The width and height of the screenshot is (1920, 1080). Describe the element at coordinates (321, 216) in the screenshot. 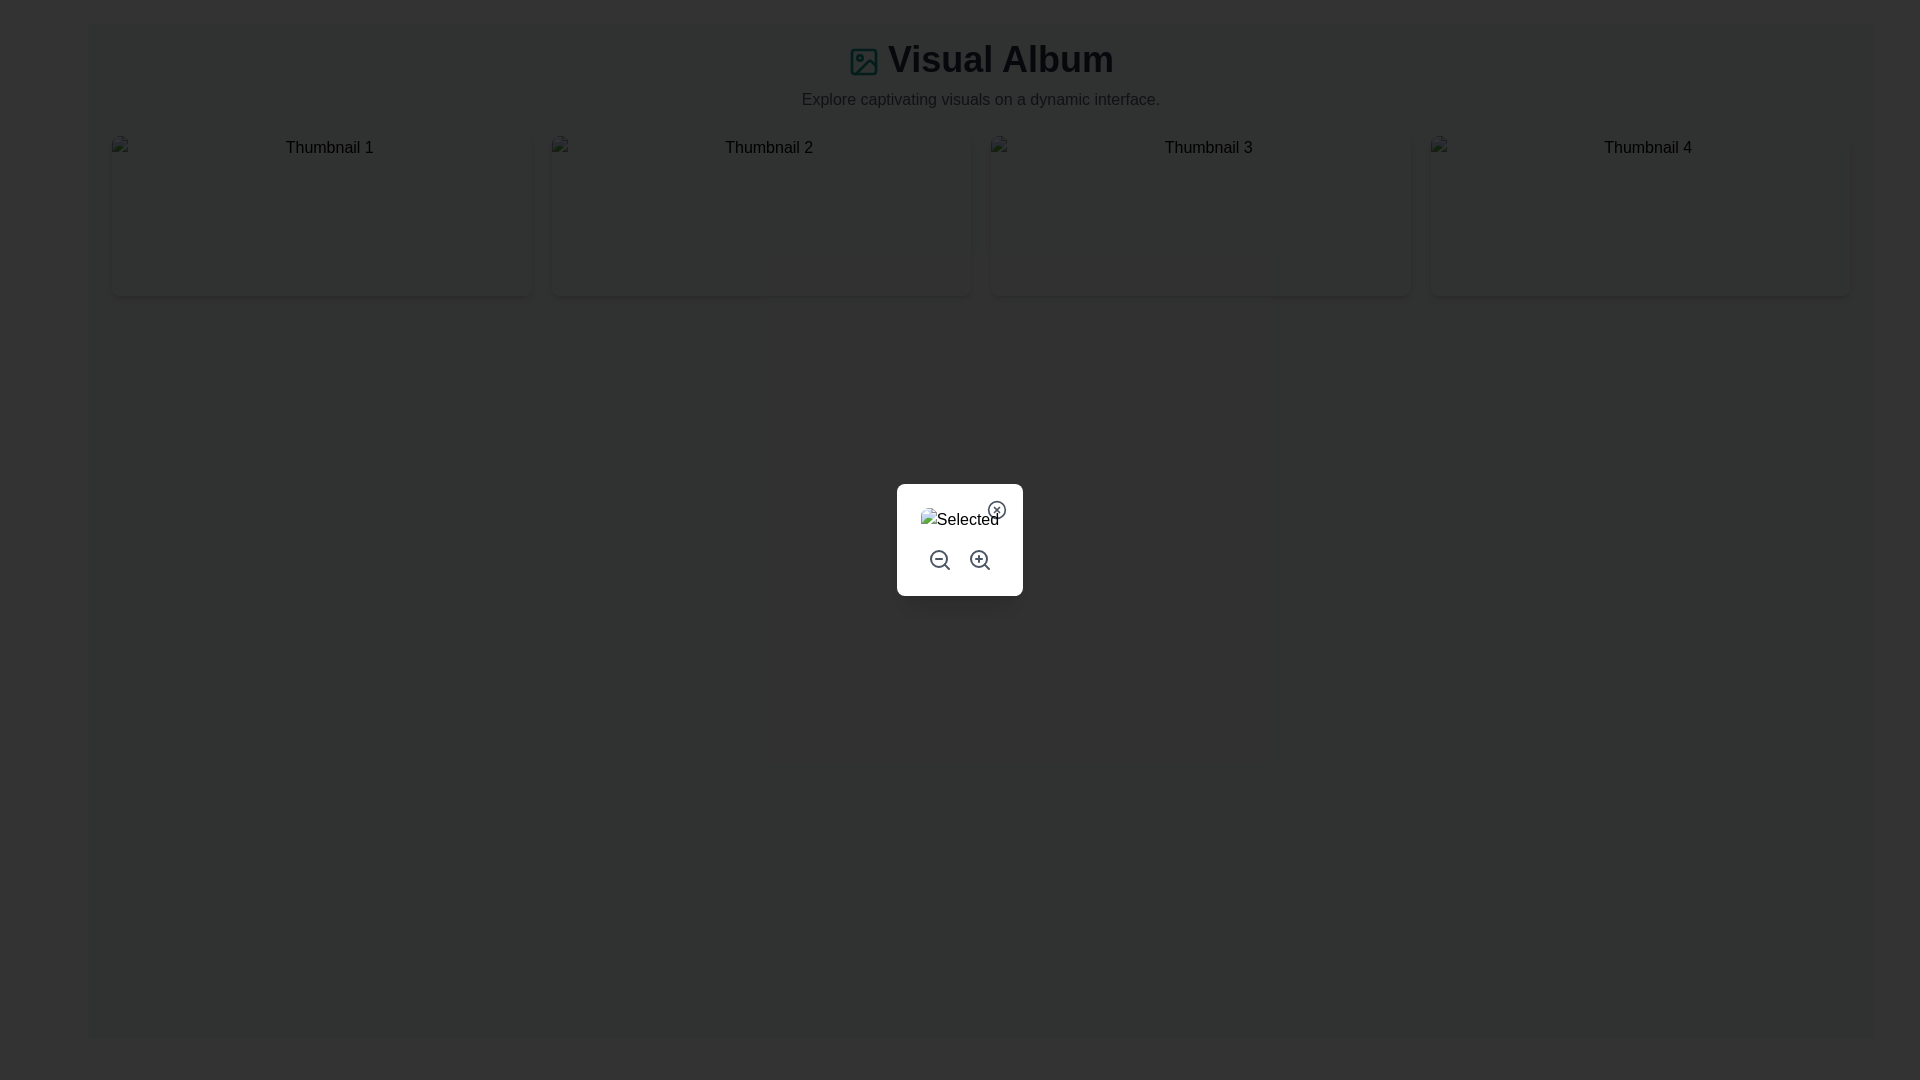

I see `the first card in the grid layout, which features a thumbnail image labeled 'Thumbnail 1' with a vibrant orange background, to trigger visual feedback` at that location.